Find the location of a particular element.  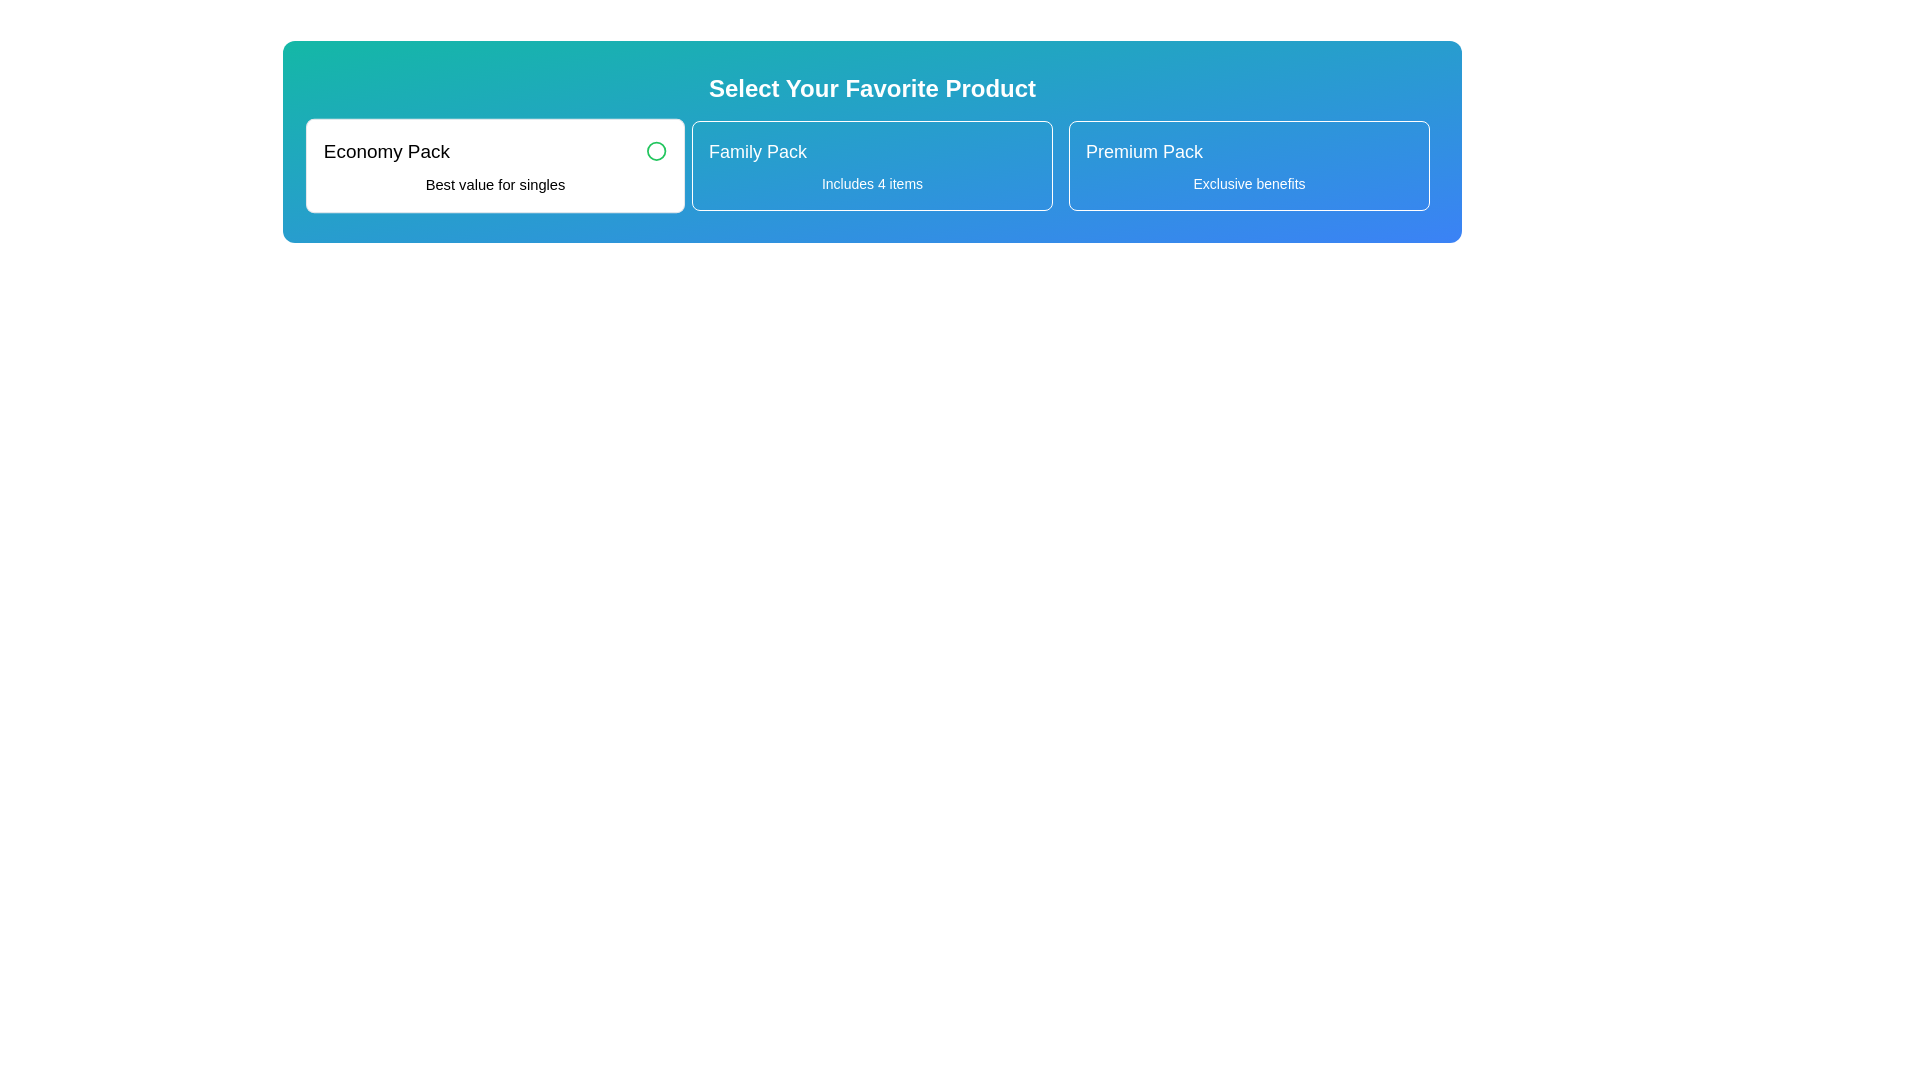

the 'Family Pack' button, which is a blue card with a bold title and a subtitle, positioned in the middle of three product options is located at coordinates (872, 164).